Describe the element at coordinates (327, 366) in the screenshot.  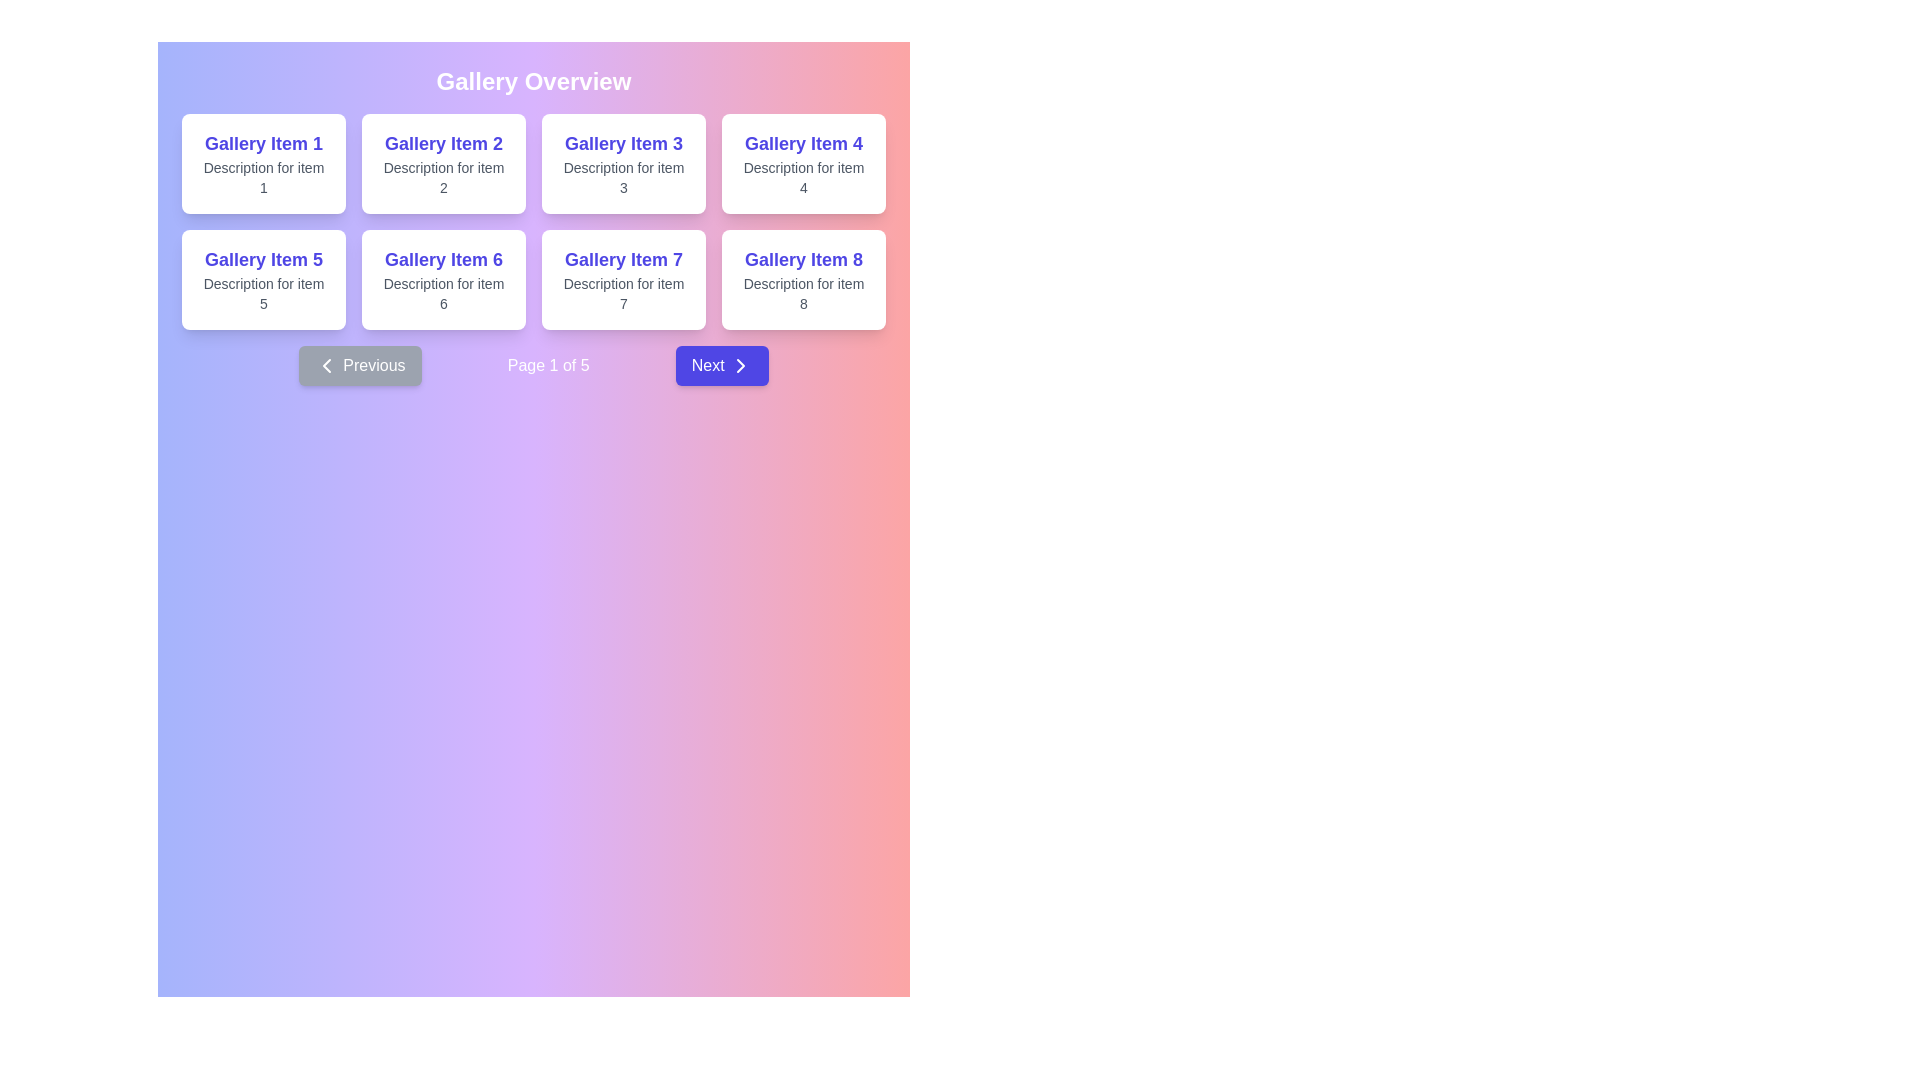
I see `the left-pointing chevron icon within the 'Previous' button` at that location.